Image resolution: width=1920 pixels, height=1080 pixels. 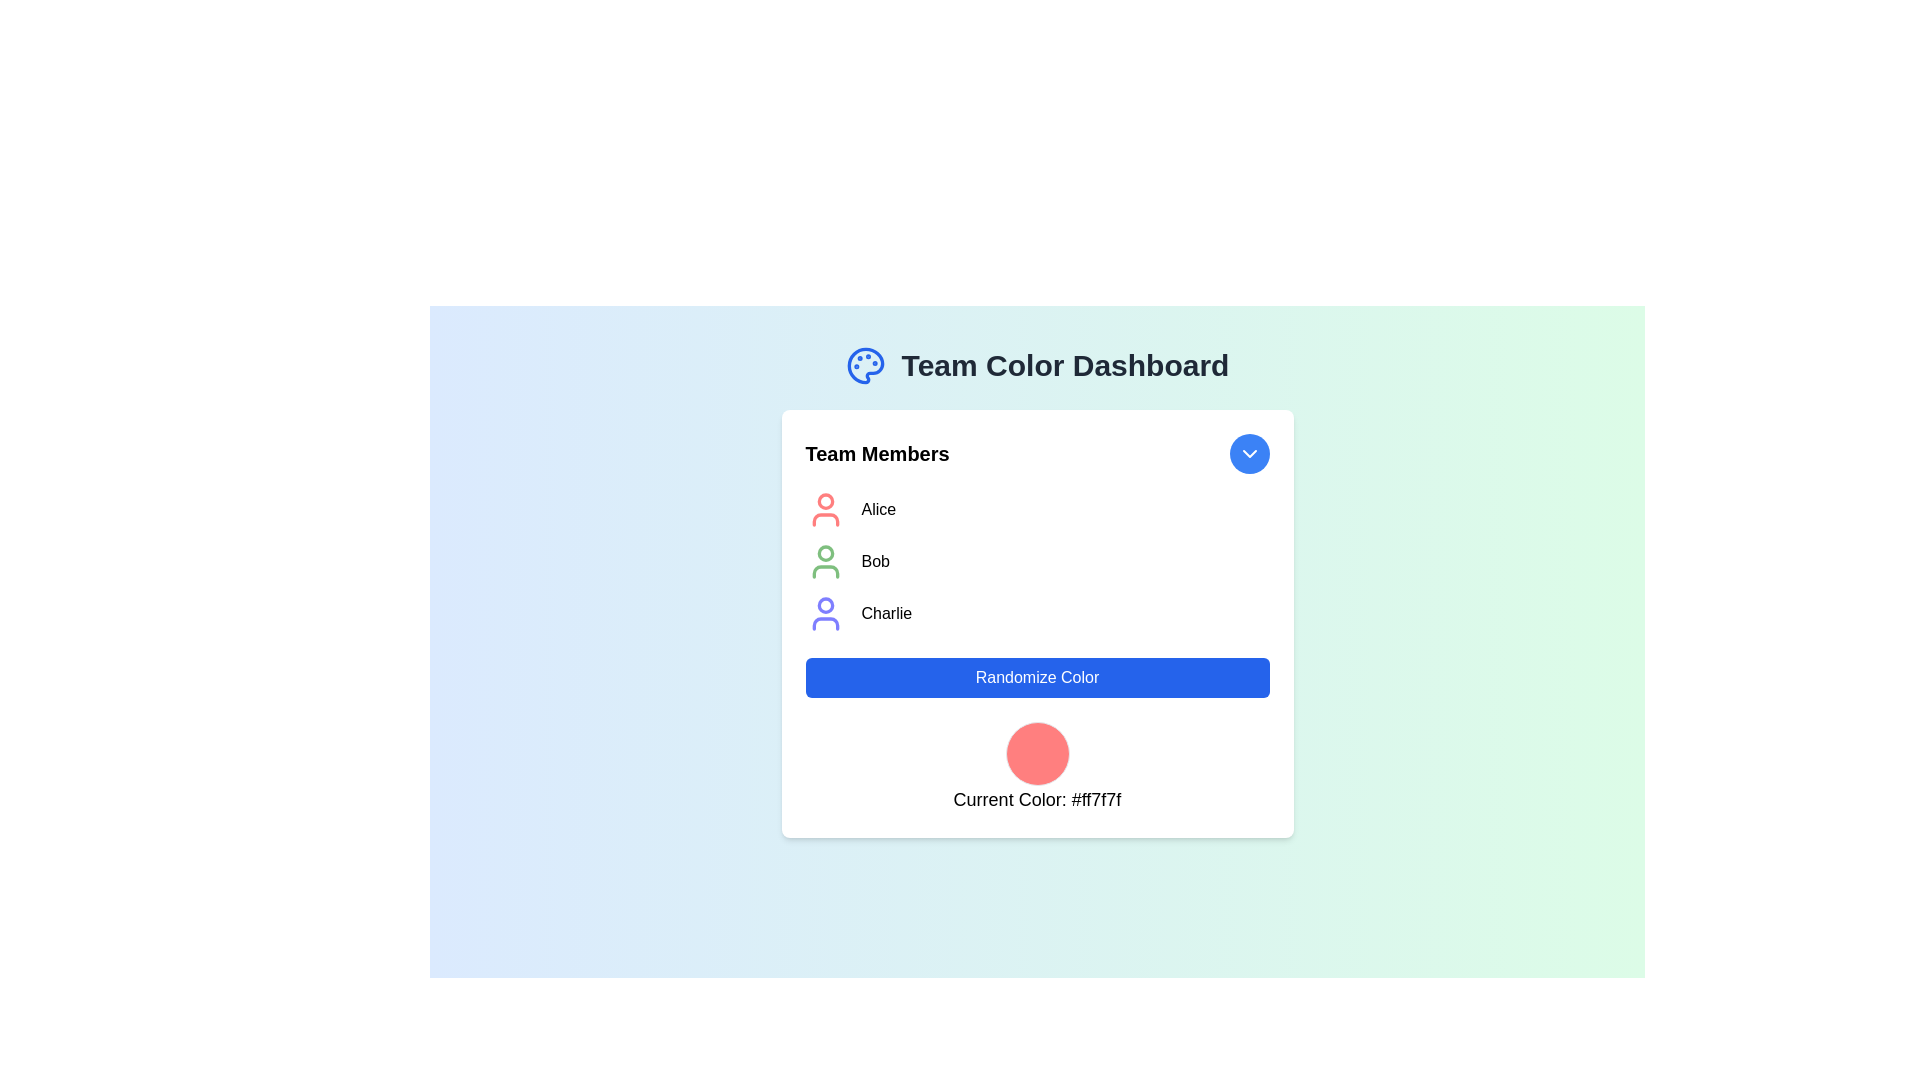 What do you see at coordinates (1248, 454) in the screenshot?
I see `the button located at the top-right side of the 'Team Members' section` at bounding box center [1248, 454].